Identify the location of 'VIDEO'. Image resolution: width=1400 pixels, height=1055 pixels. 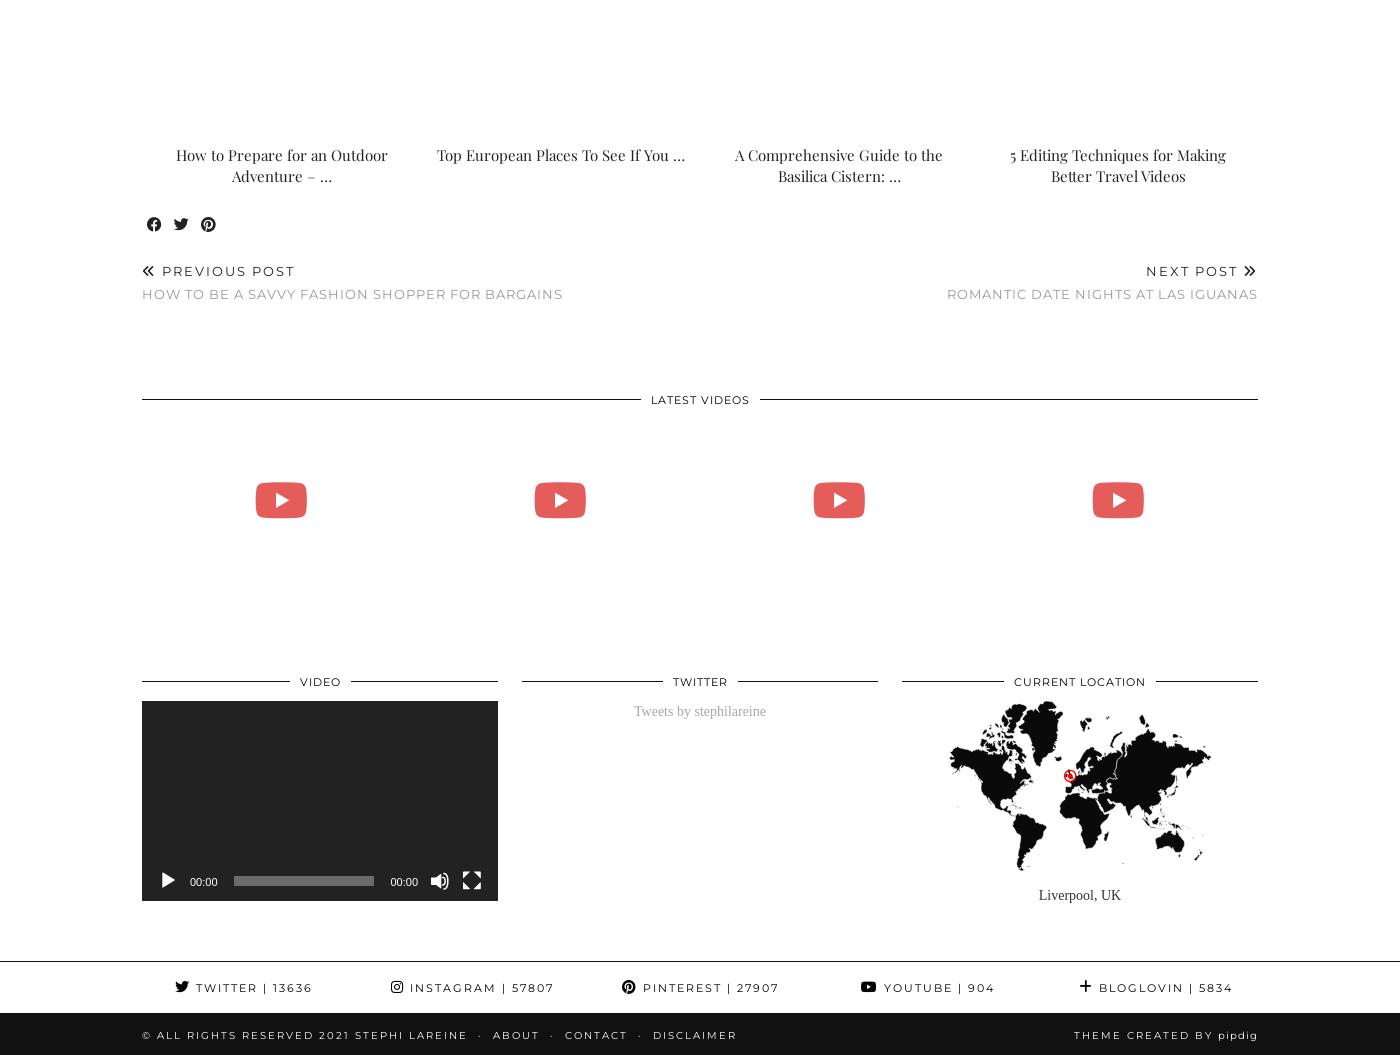
(319, 680).